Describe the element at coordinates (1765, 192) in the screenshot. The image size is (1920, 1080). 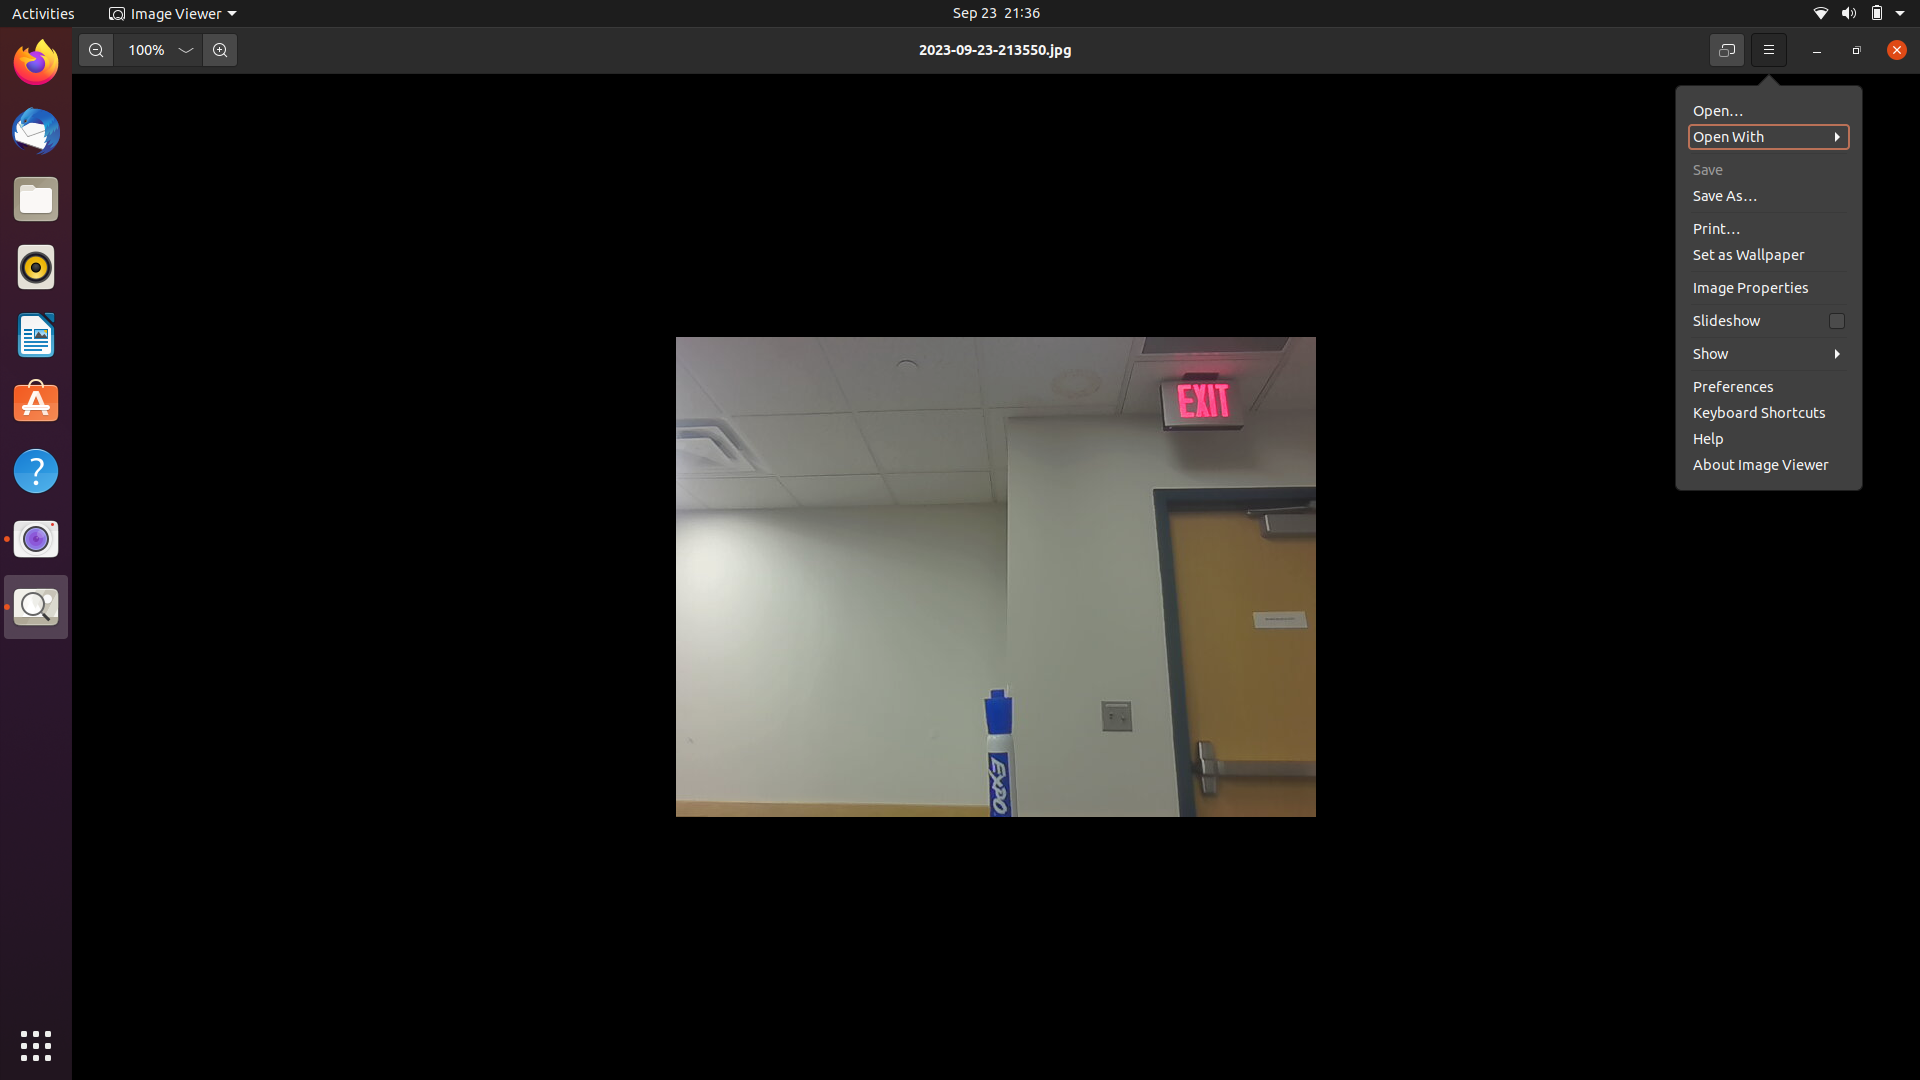
I see `a printing process for the chosen picture` at that location.